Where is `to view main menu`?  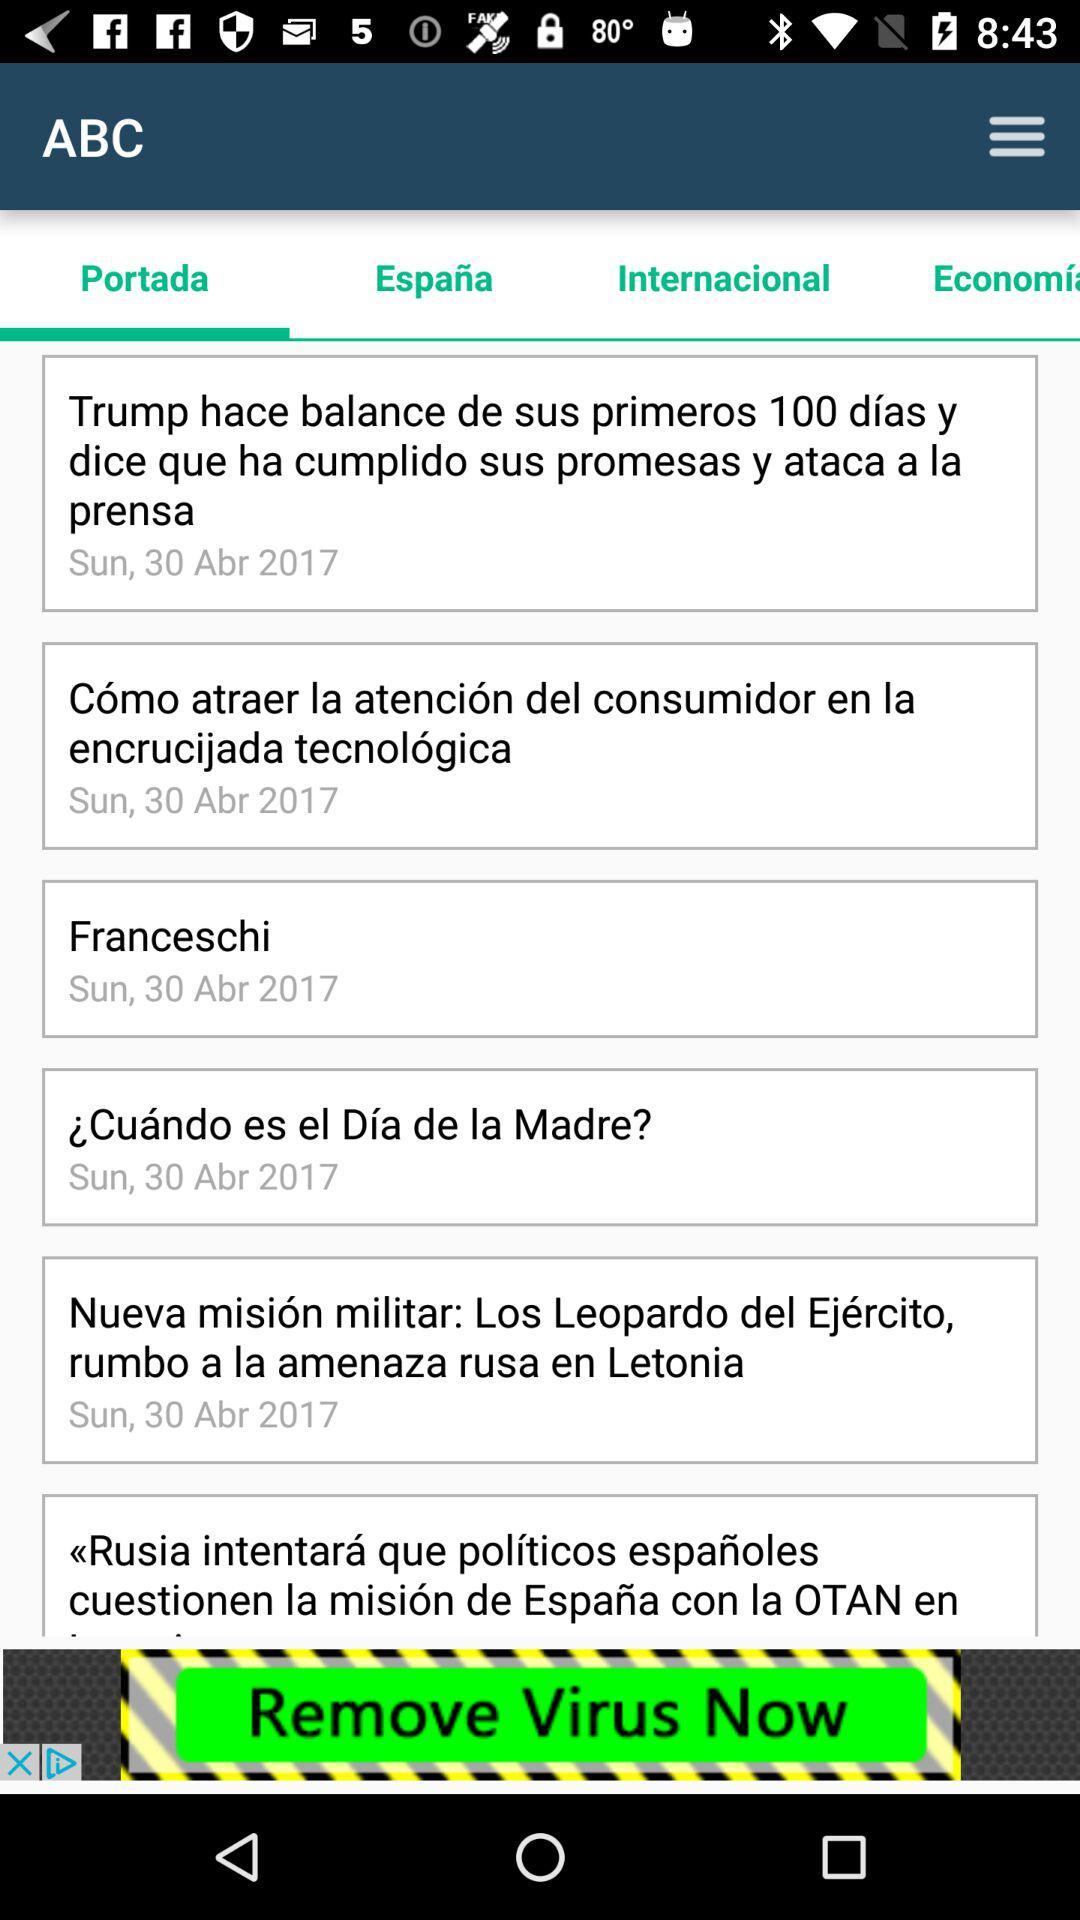
to view main menu is located at coordinates (1017, 135).